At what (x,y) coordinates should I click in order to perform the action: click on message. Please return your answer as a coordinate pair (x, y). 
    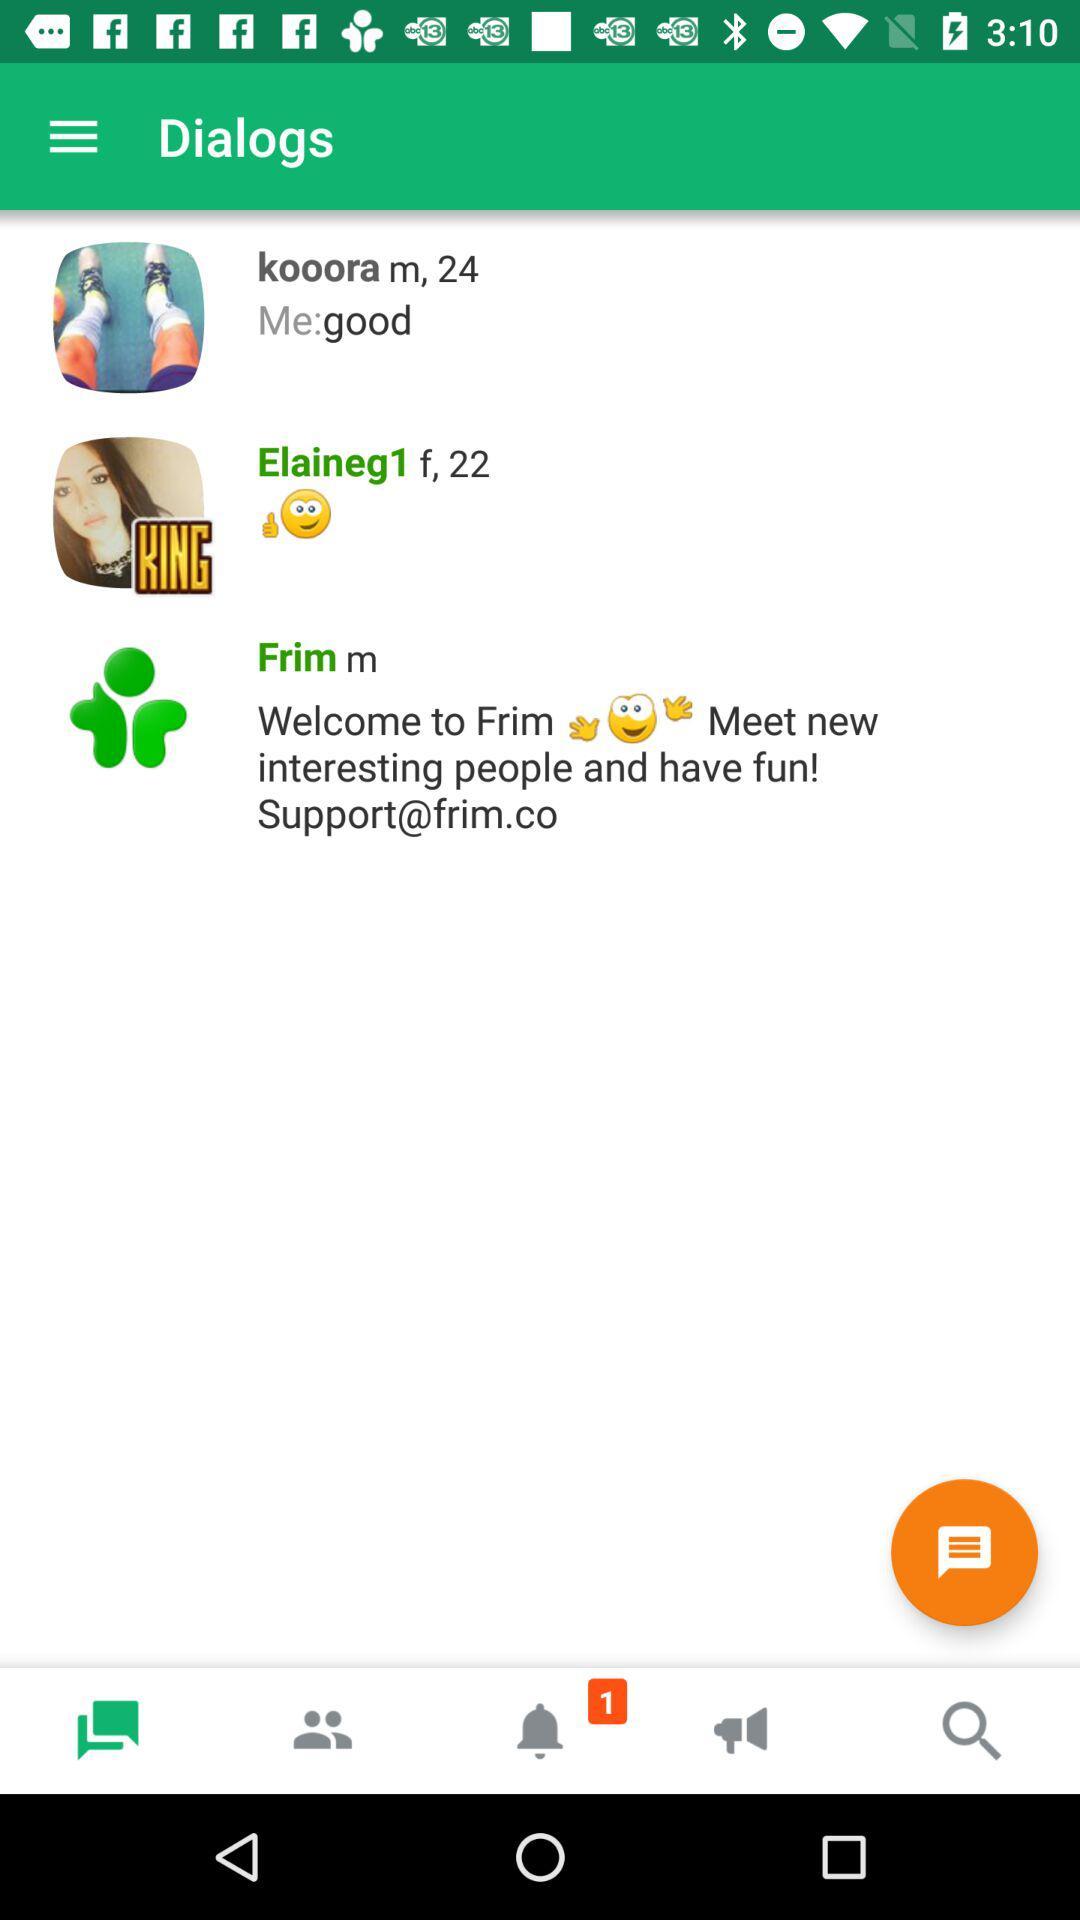
    Looking at the image, I should click on (963, 1551).